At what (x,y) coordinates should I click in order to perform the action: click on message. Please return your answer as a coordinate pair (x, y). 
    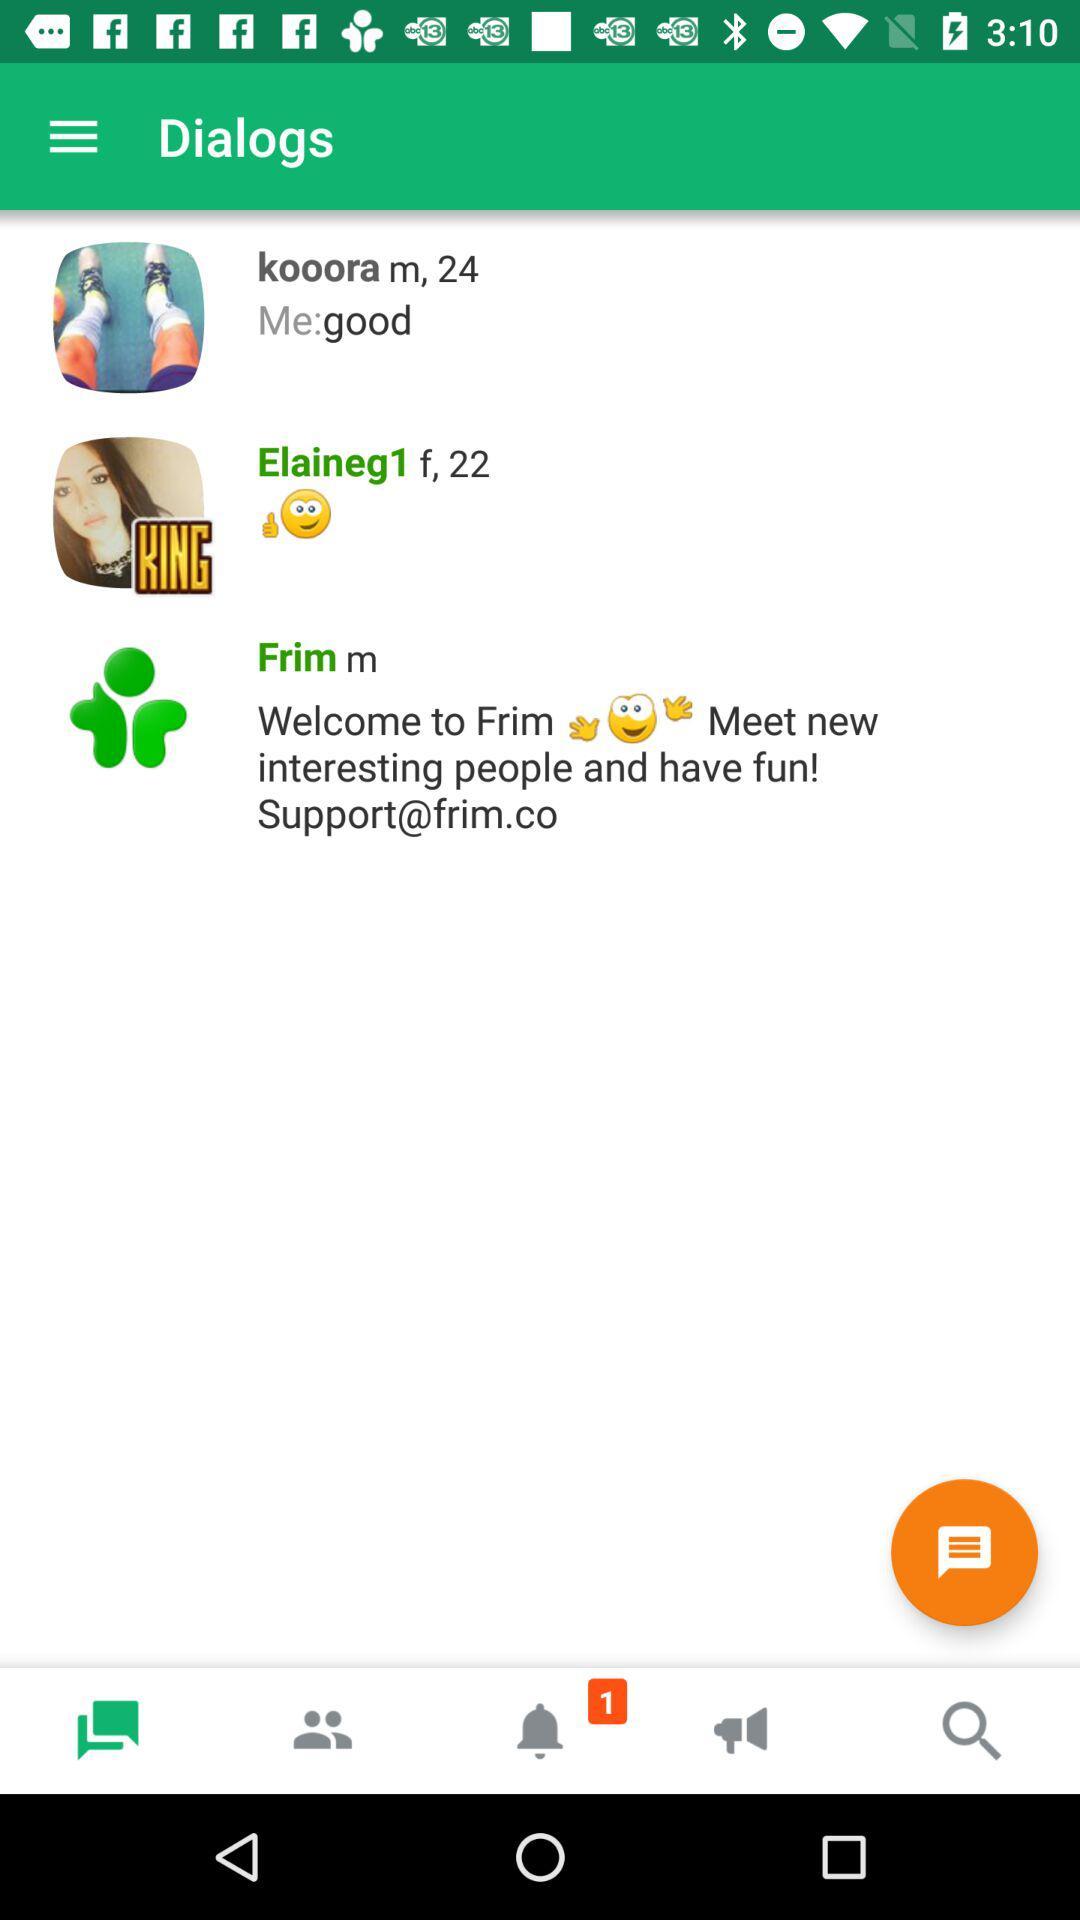
    Looking at the image, I should click on (963, 1551).